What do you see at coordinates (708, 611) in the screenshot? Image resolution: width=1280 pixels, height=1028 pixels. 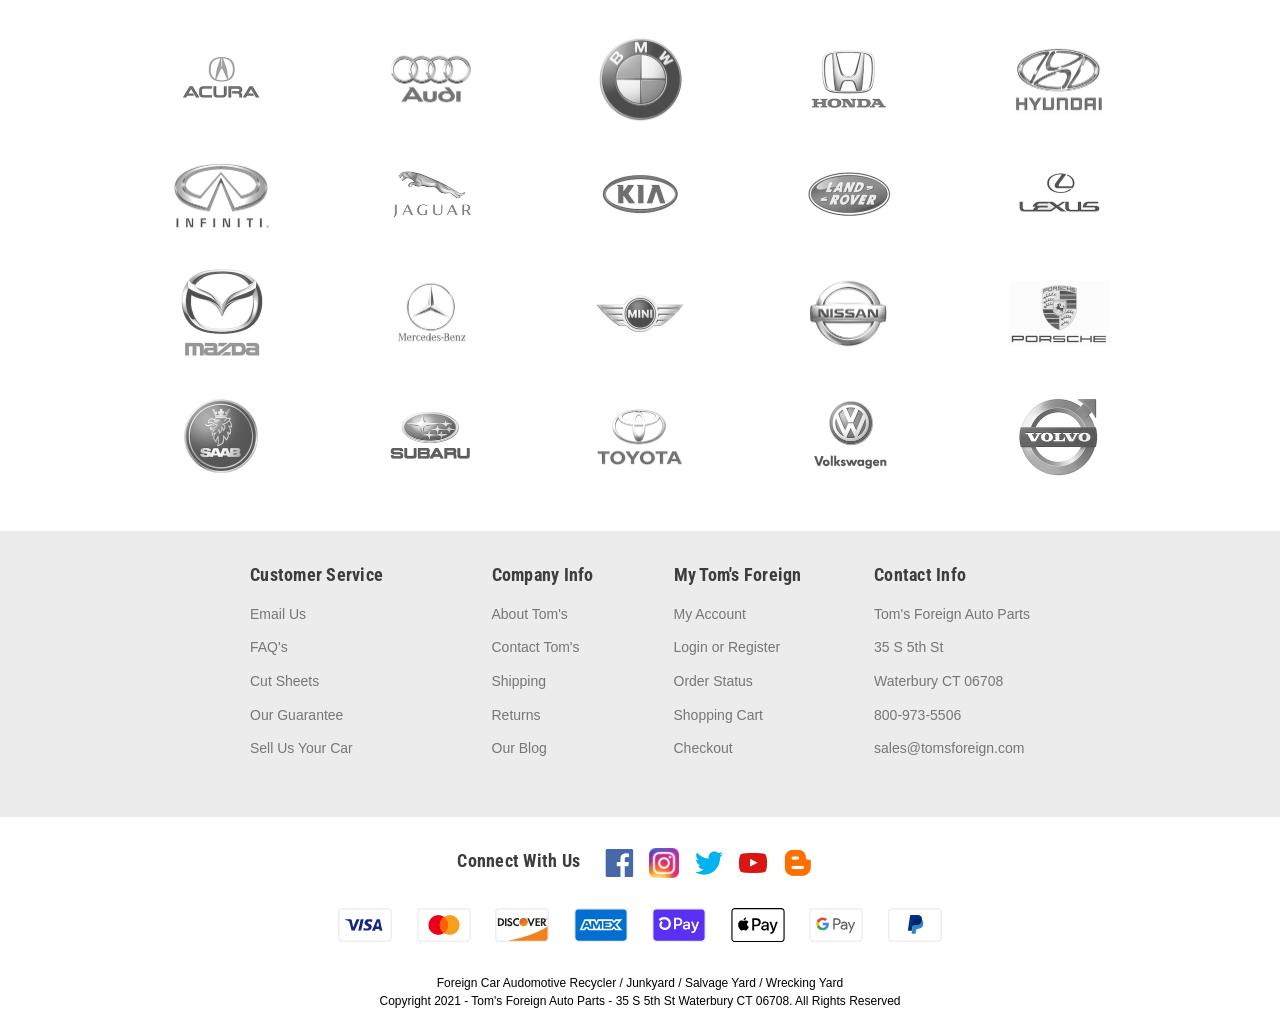 I see `'My Account'` at bounding box center [708, 611].